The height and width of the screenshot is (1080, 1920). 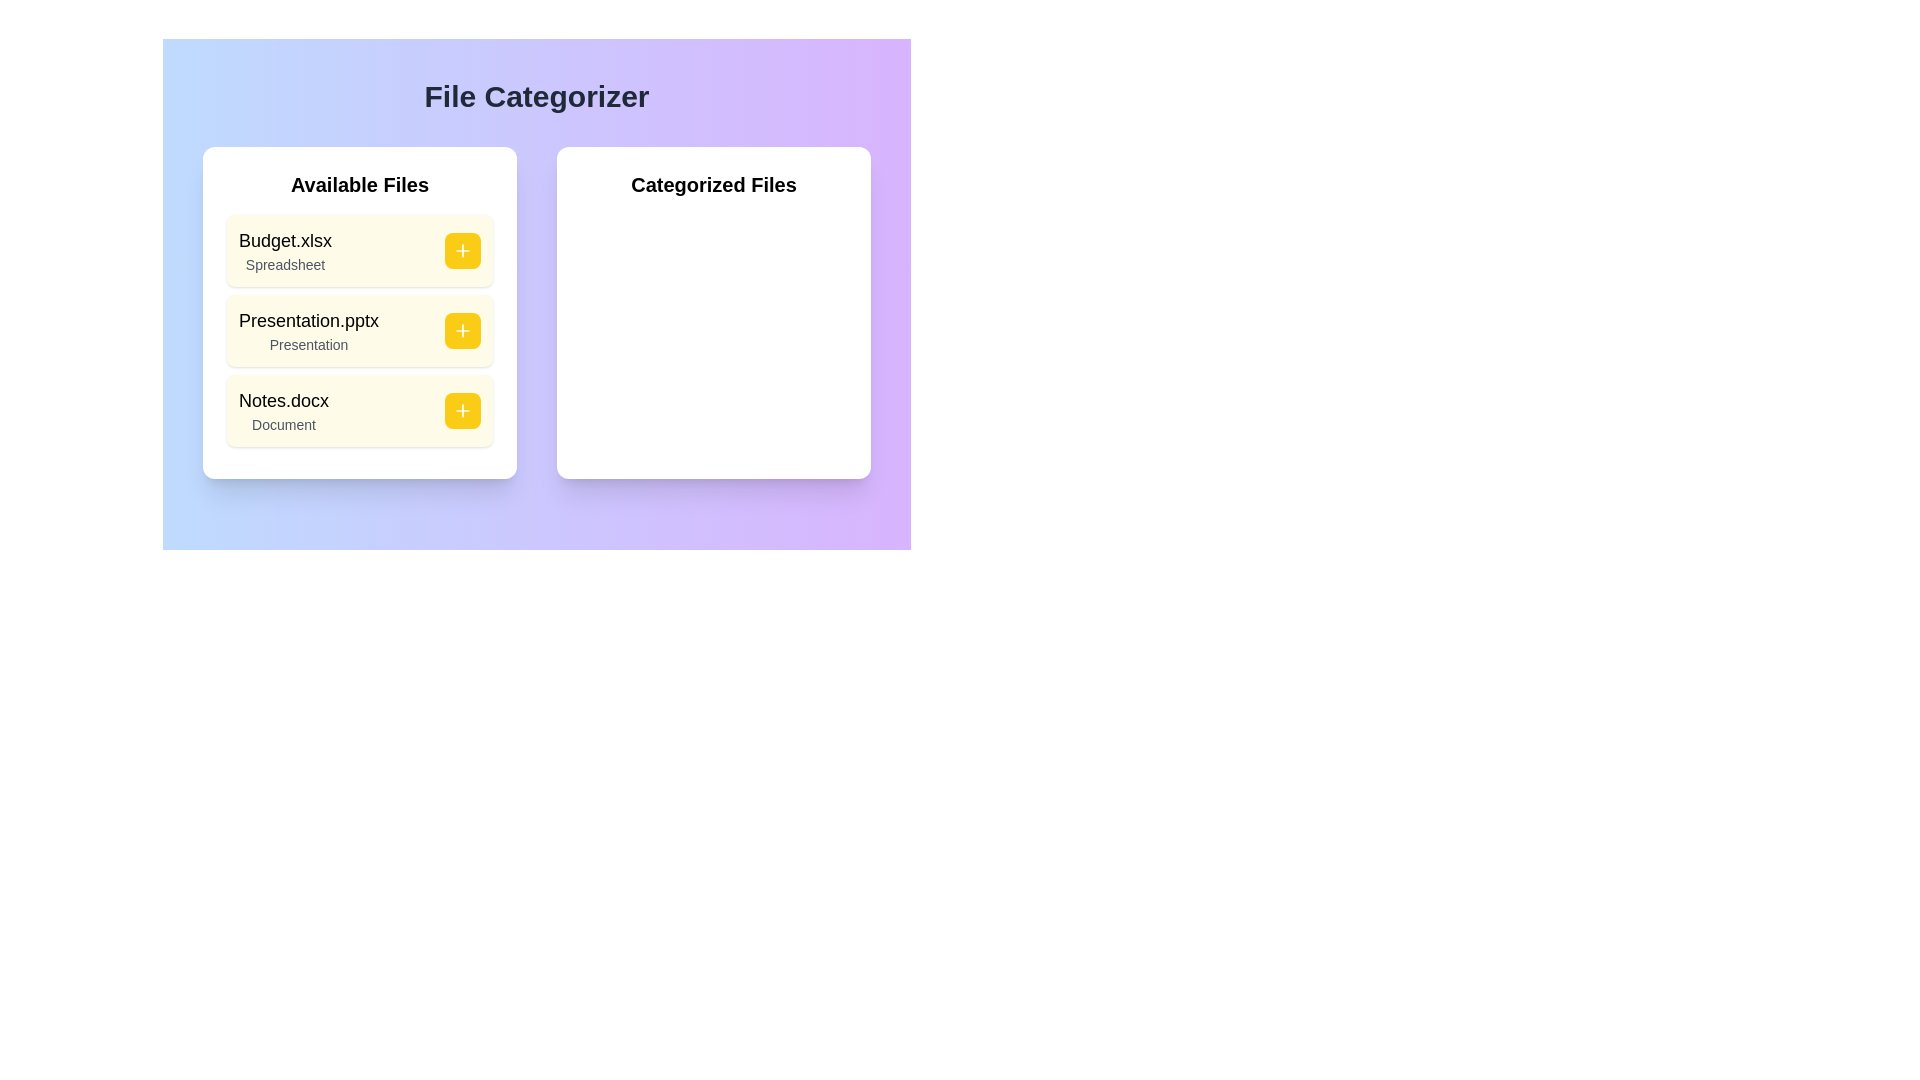 What do you see at coordinates (461, 330) in the screenshot?
I see `the small plus icon button with a yellow background located to the right of the 'Presentation.pptx' file name text in the second entry of the list under the 'Available Files' column` at bounding box center [461, 330].